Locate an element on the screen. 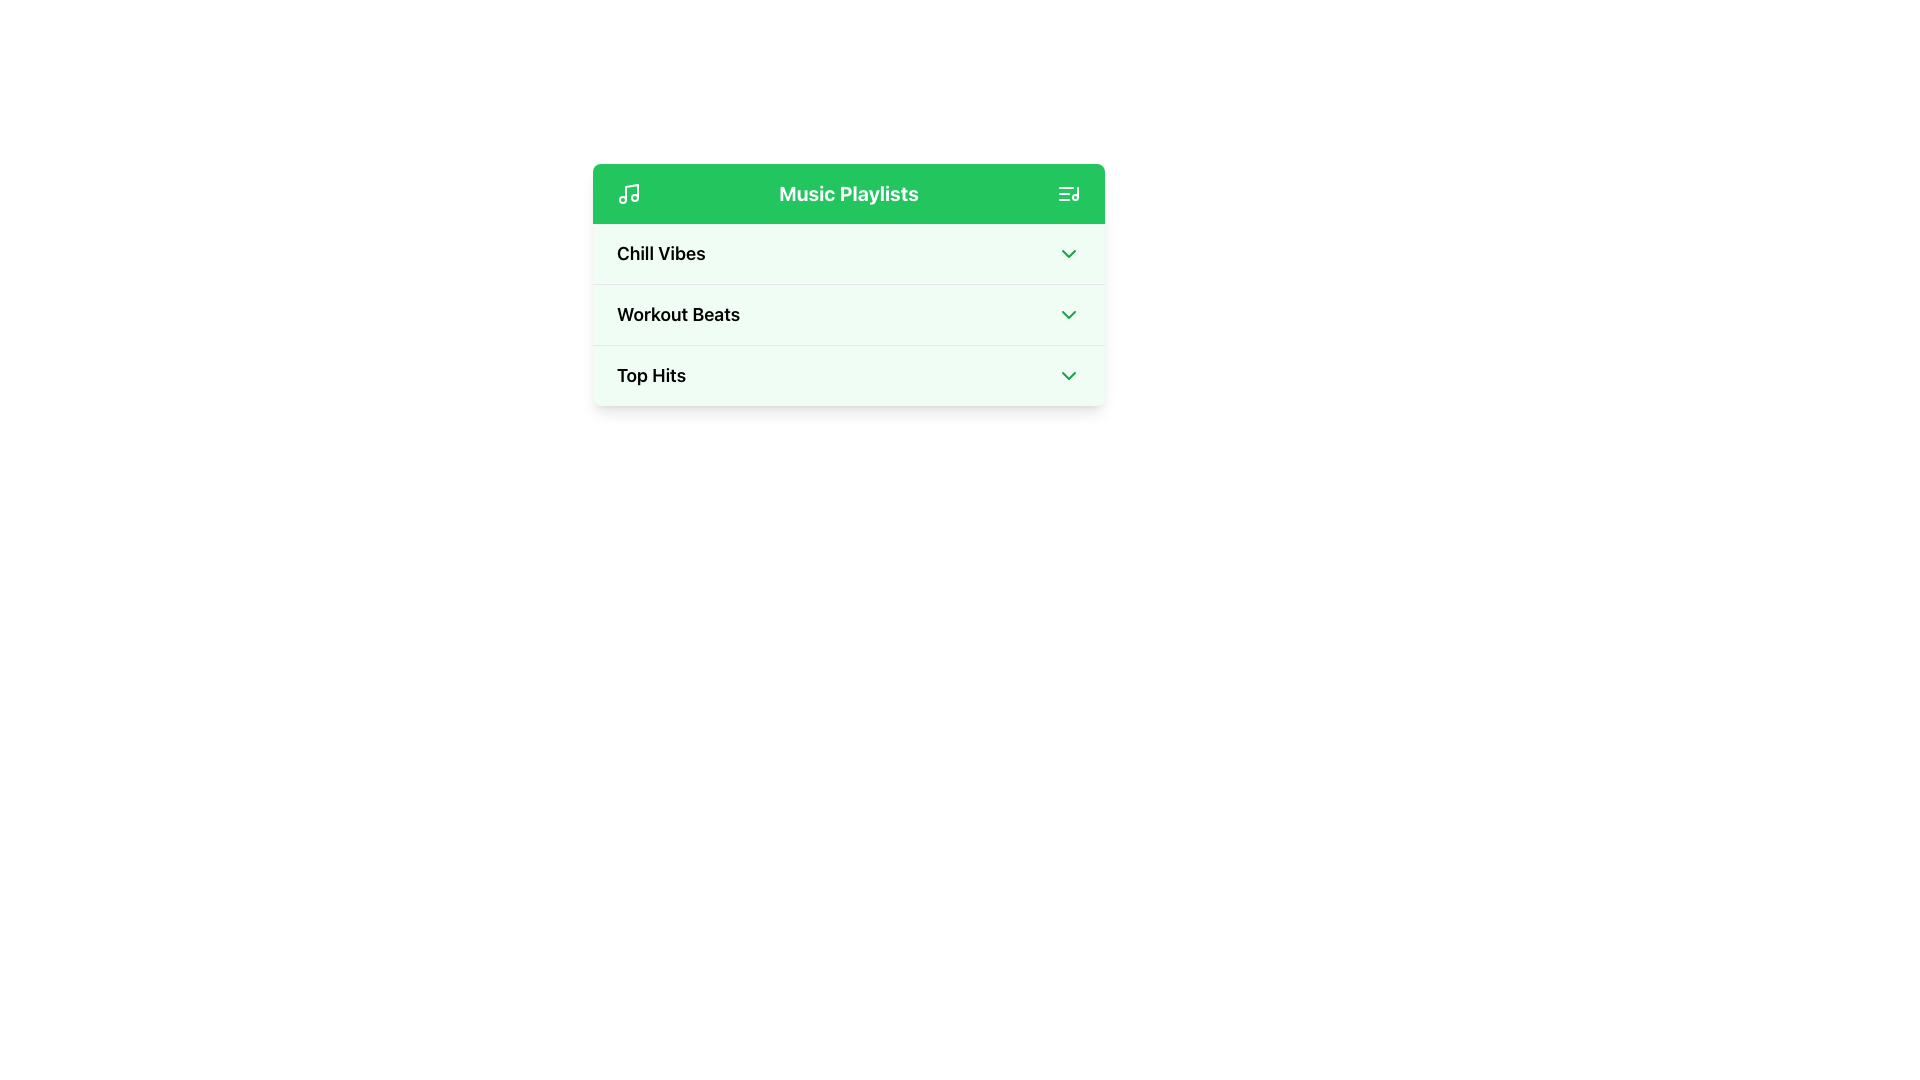 This screenshot has width=1920, height=1080. the arrow is located at coordinates (849, 315).